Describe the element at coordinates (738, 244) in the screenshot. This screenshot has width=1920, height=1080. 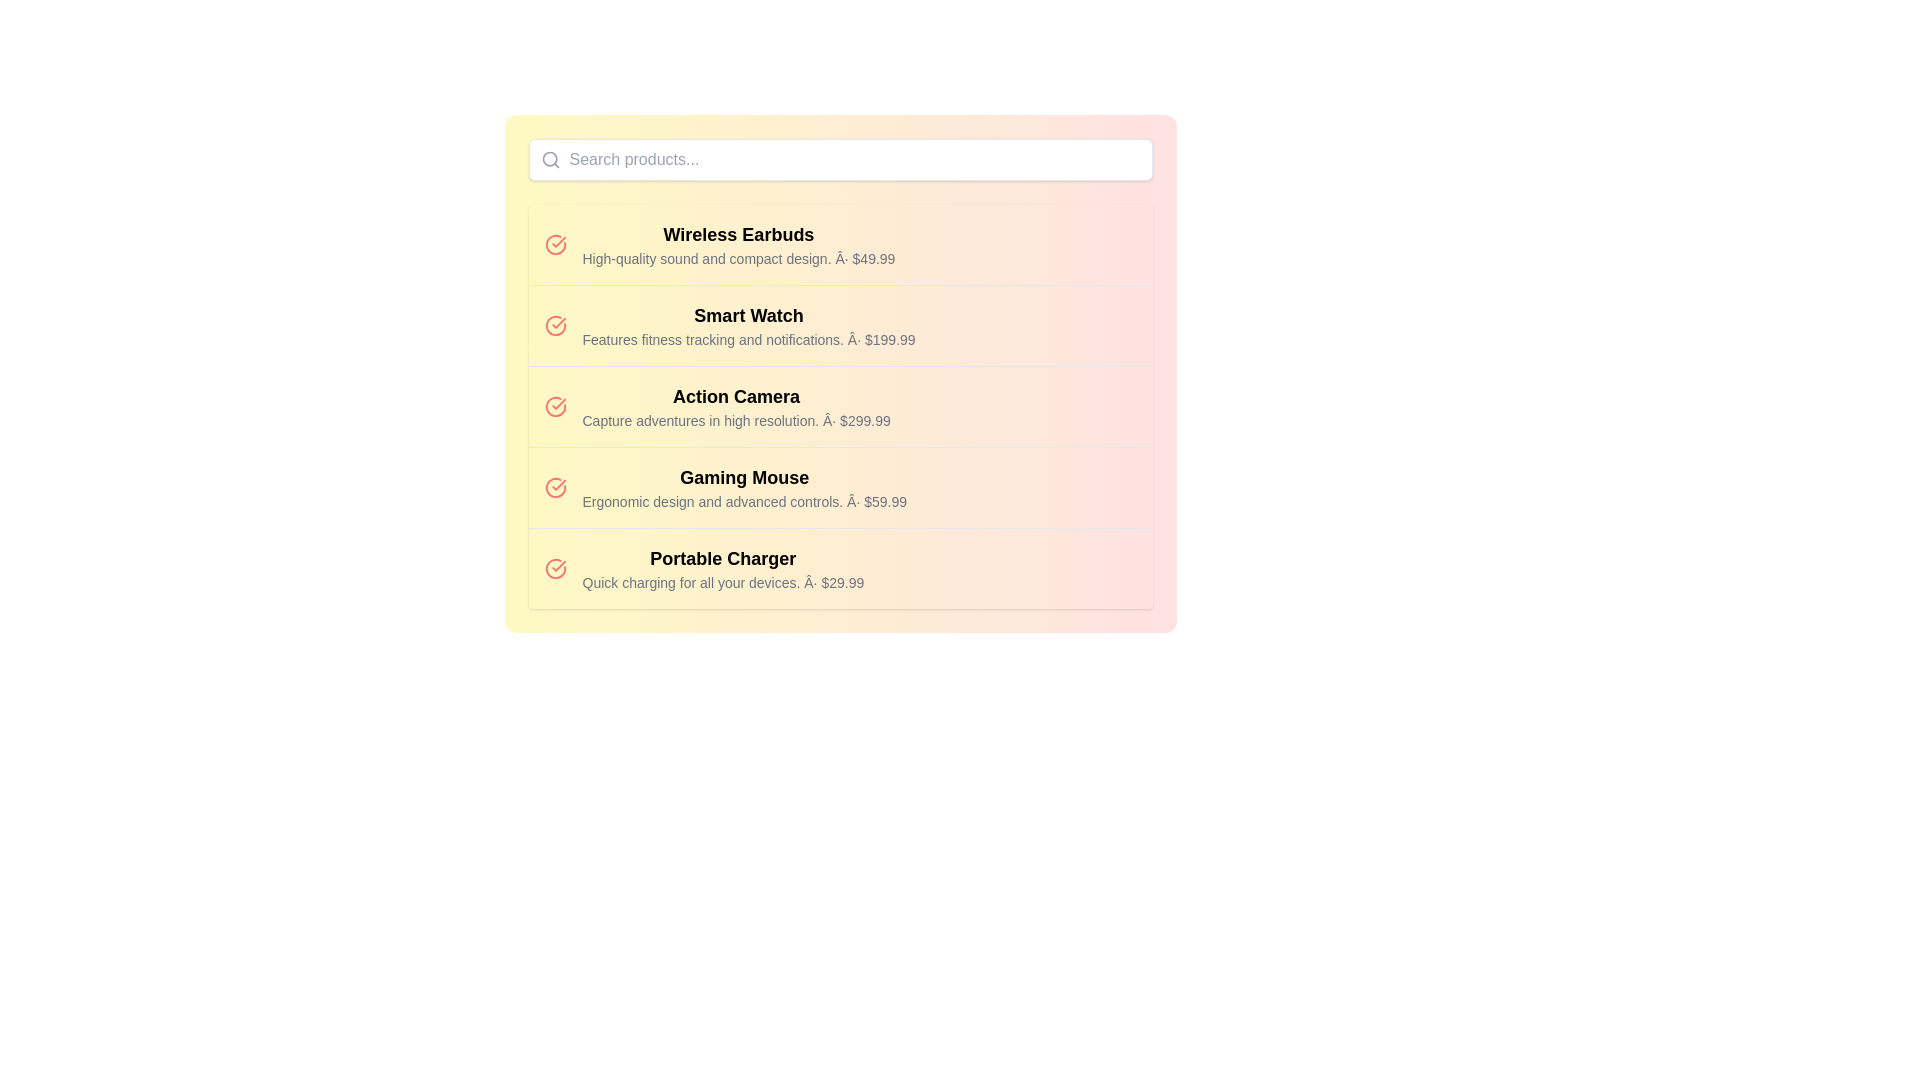
I see `description of the text element displaying 'Wireless Earbuds' and its details about pricing and features, located below the search bar` at that location.